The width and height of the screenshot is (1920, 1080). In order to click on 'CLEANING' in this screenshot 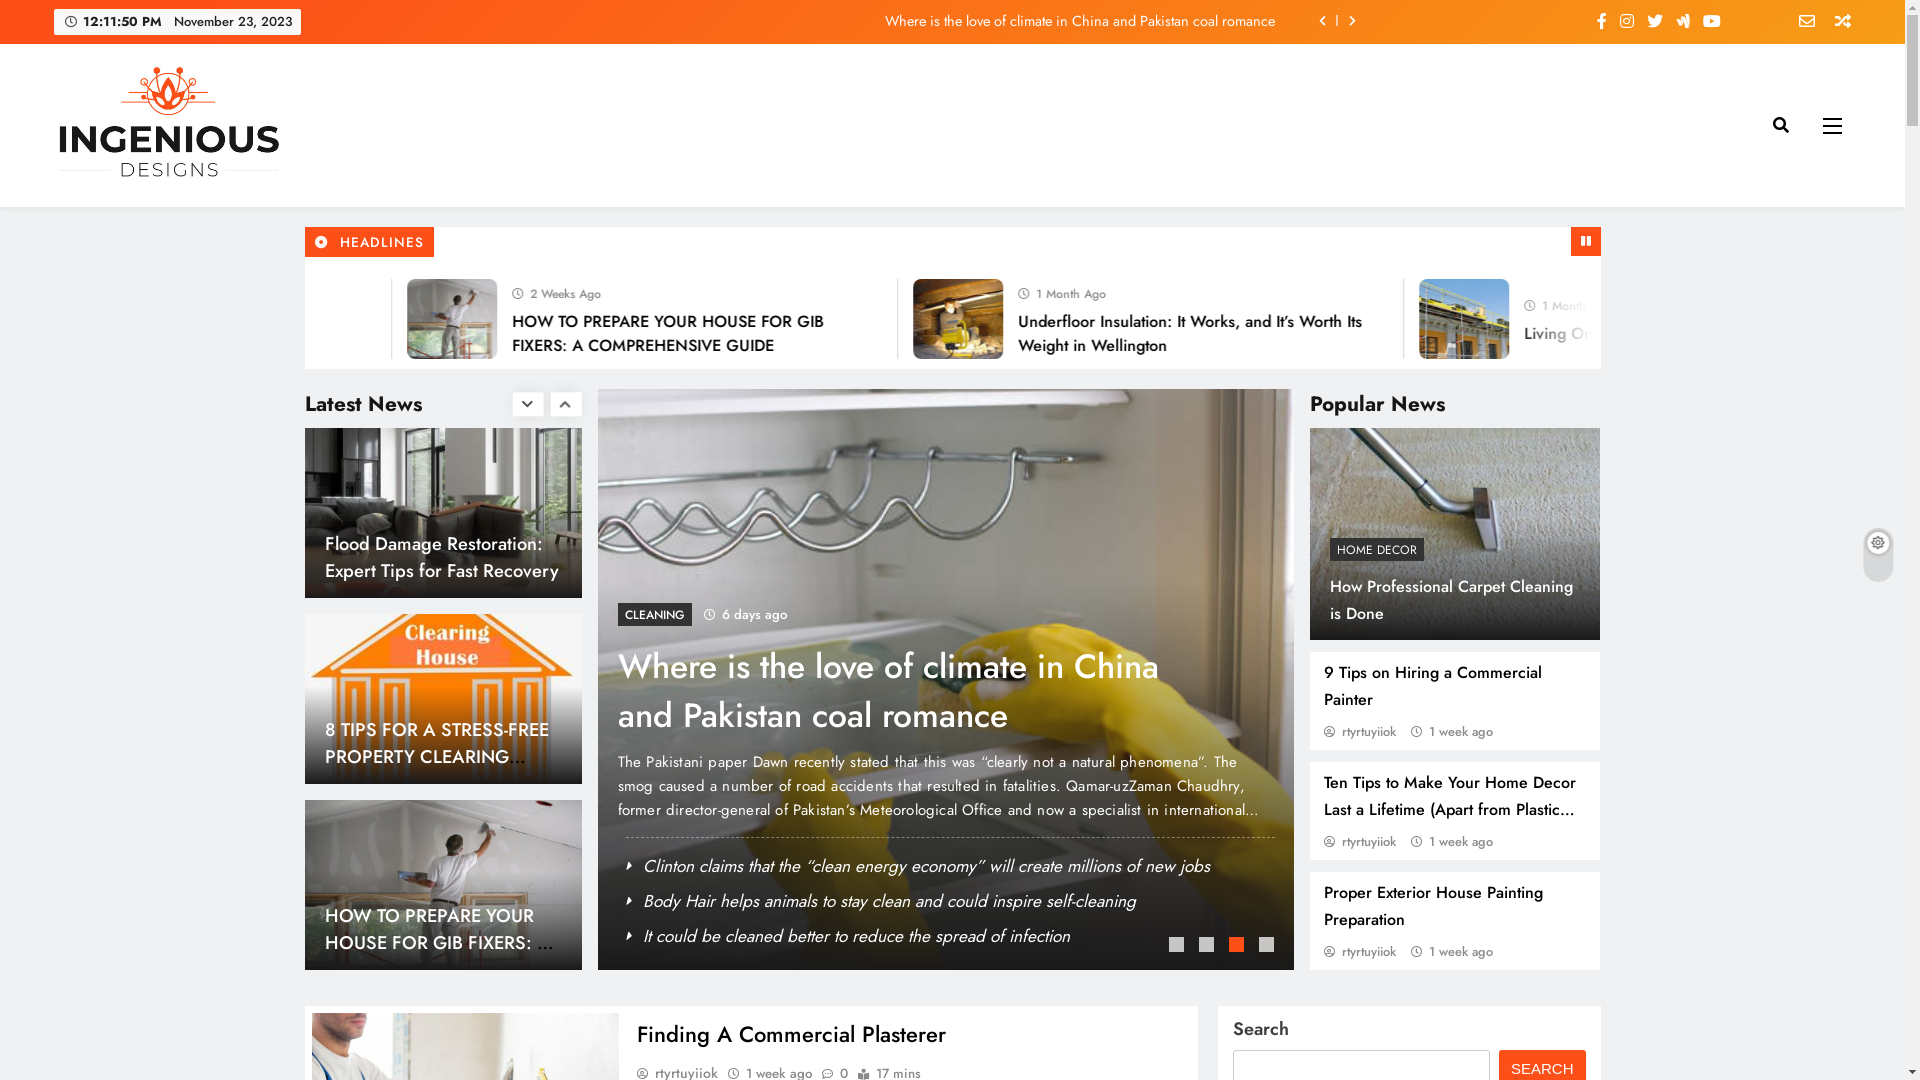, I will do `click(588, 613)`.